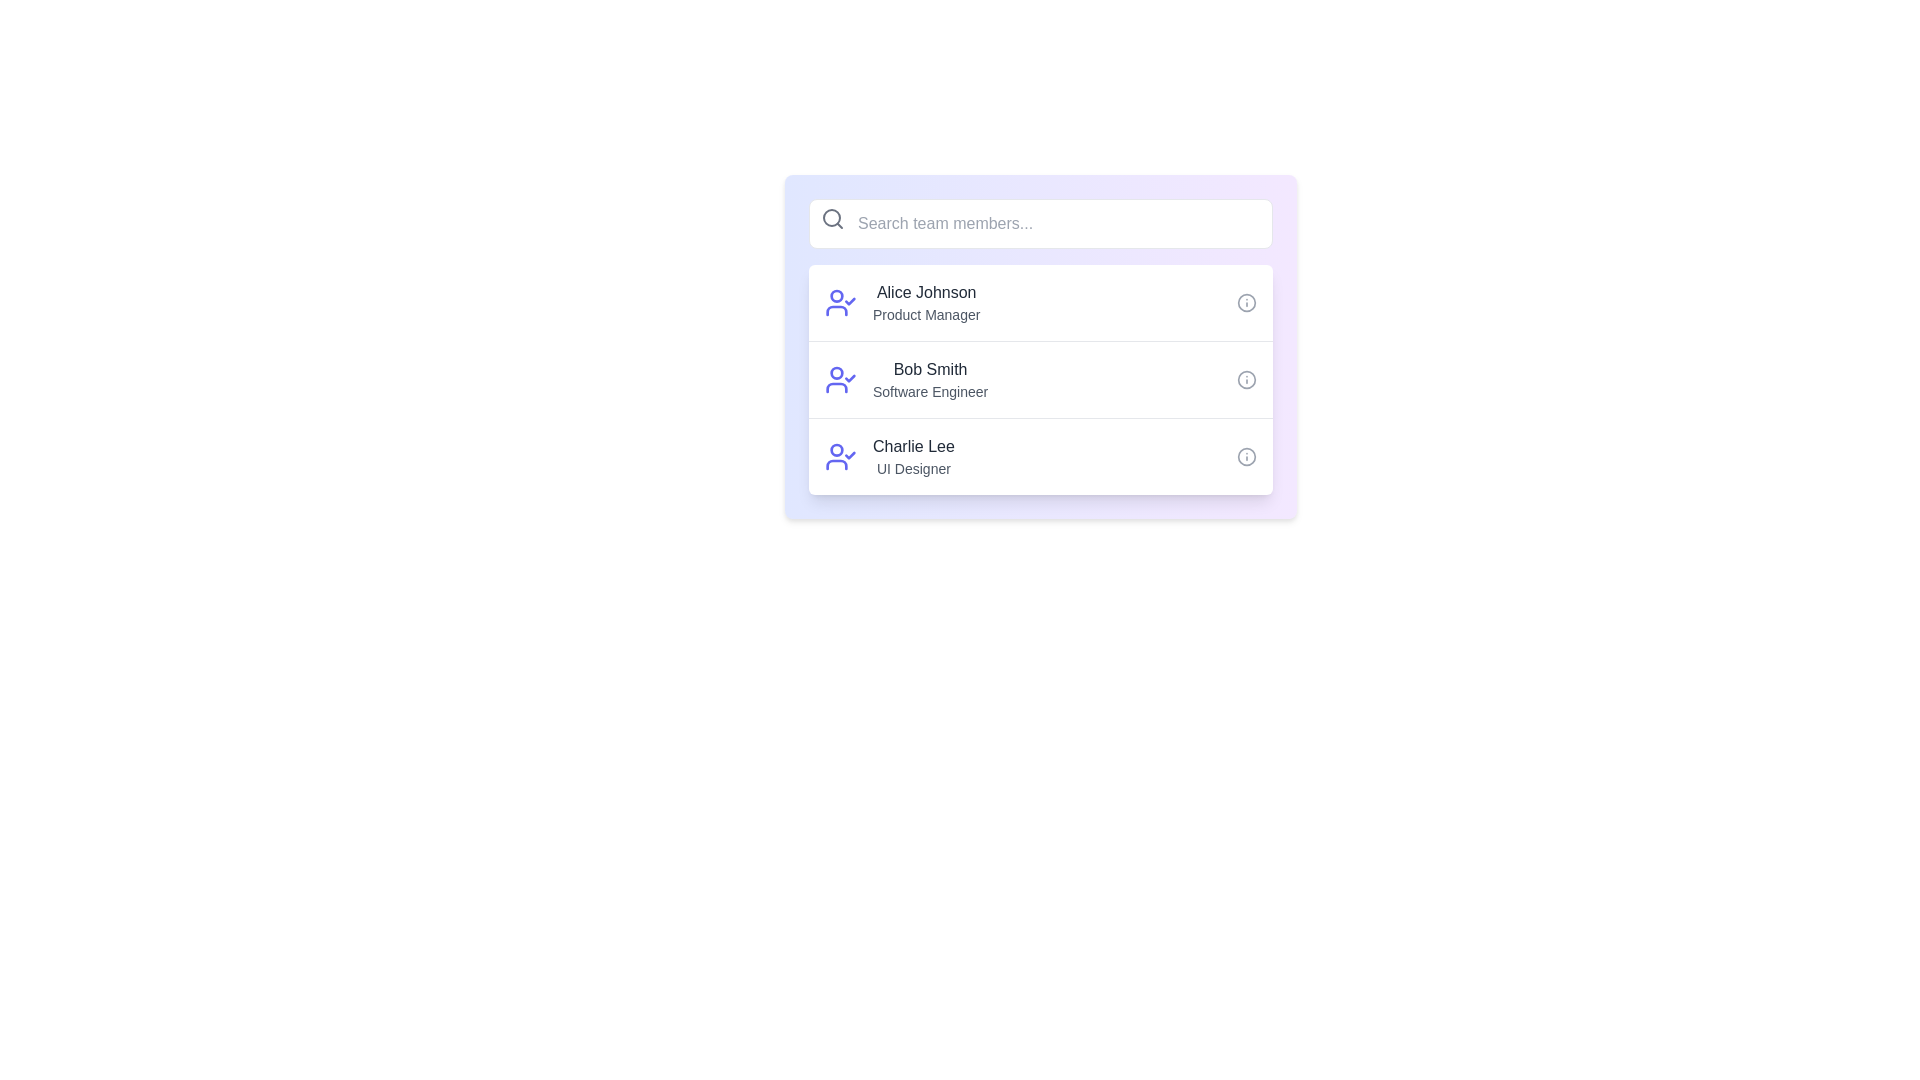 Image resolution: width=1920 pixels, height=1080 pixels. I want to click on the text label displaying 'Bob Smith' in a bold, dark gray font, which is part of the second list item in a vertical list of three, located above 'Software Engineer' and below 'Search team members...', so click(929, 370).